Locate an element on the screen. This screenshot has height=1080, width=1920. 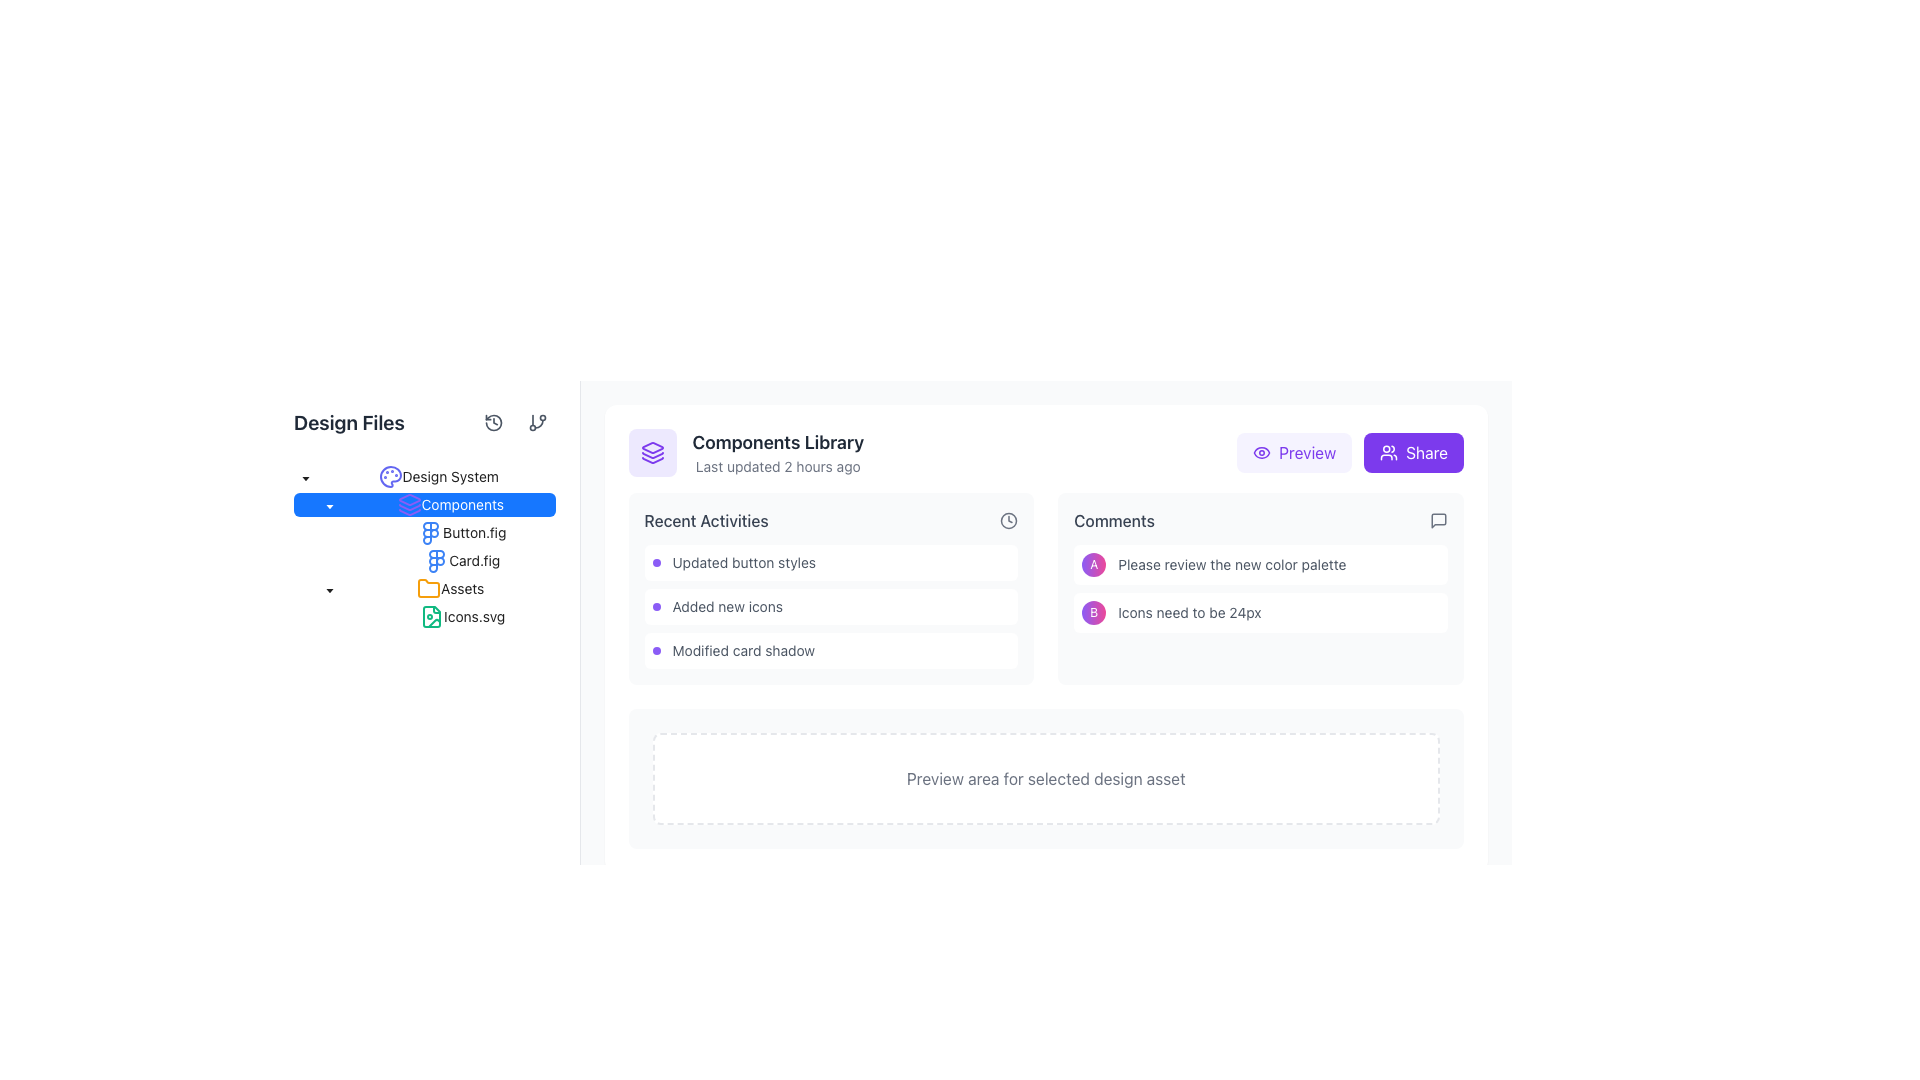
the tree node labeled 'Assets' is located at coordinates (423, 588).